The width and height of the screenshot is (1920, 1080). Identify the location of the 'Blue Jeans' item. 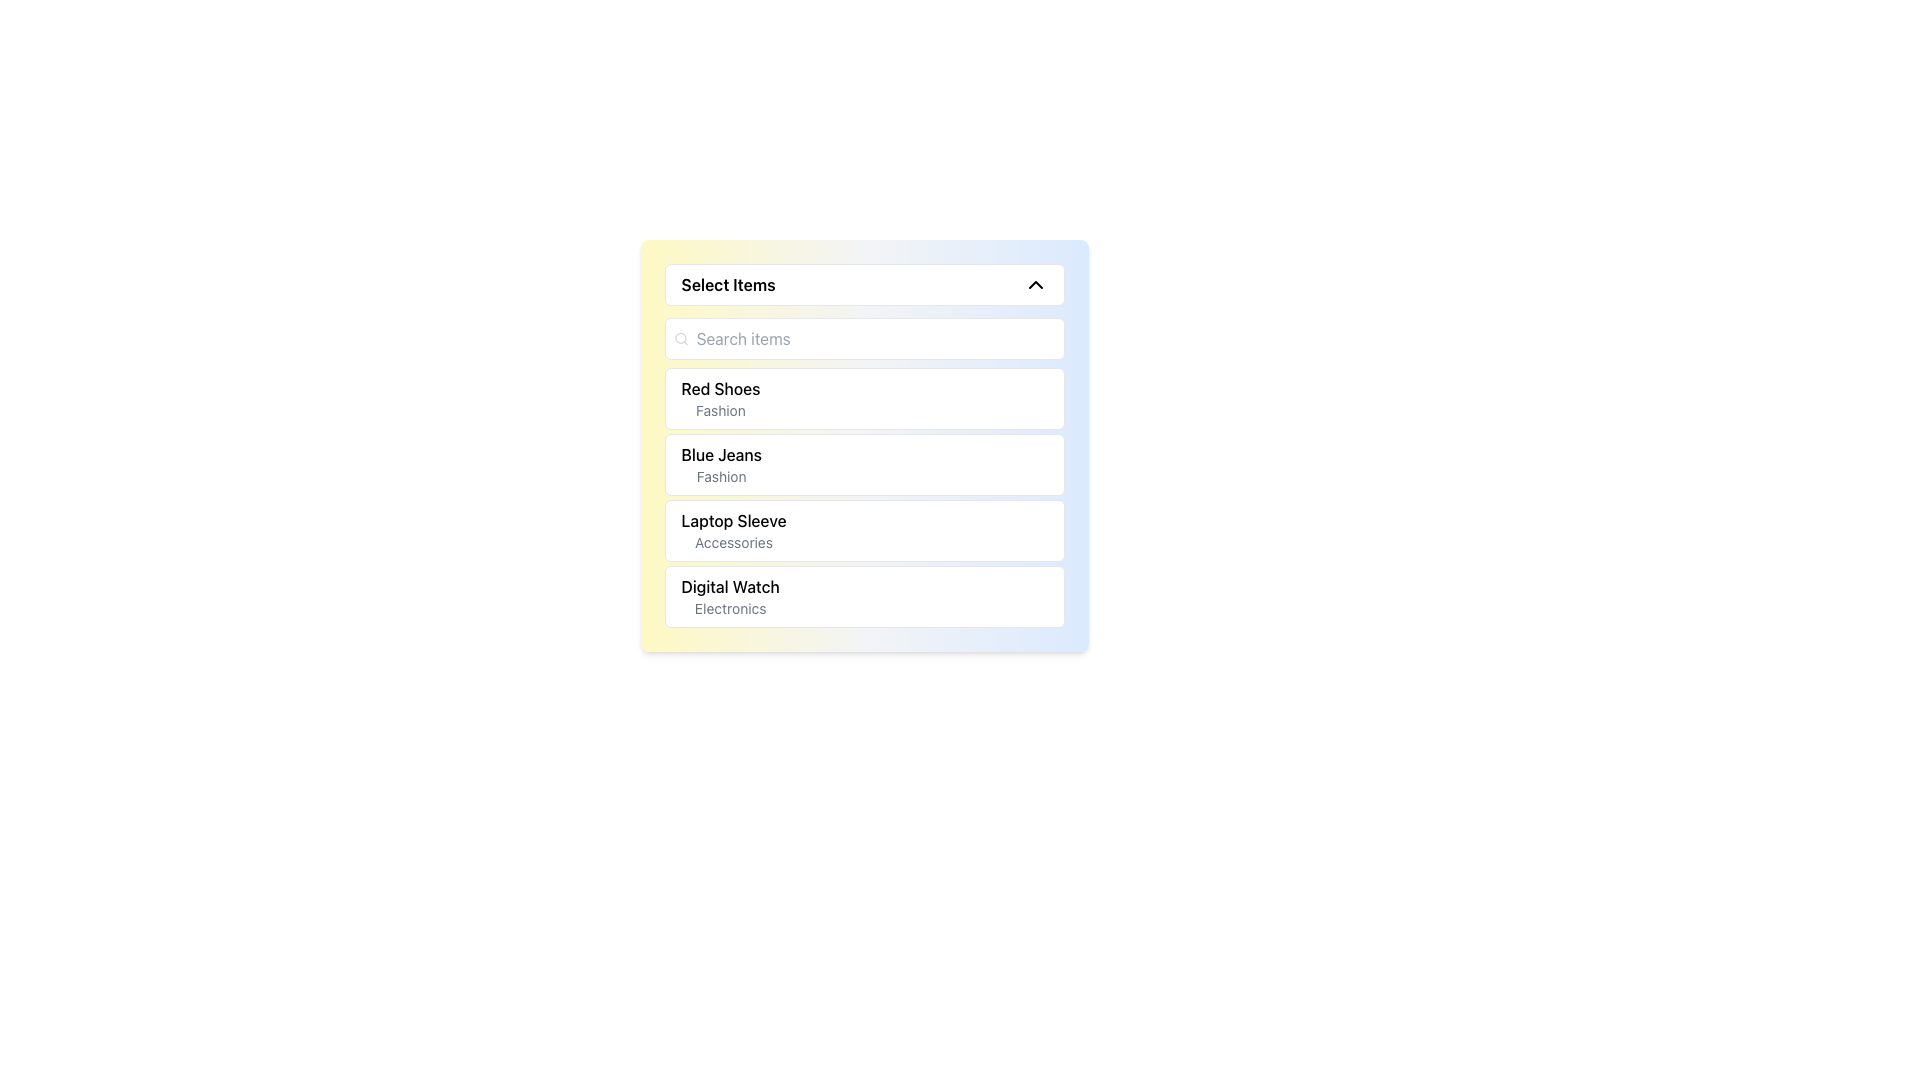
(864, 465).